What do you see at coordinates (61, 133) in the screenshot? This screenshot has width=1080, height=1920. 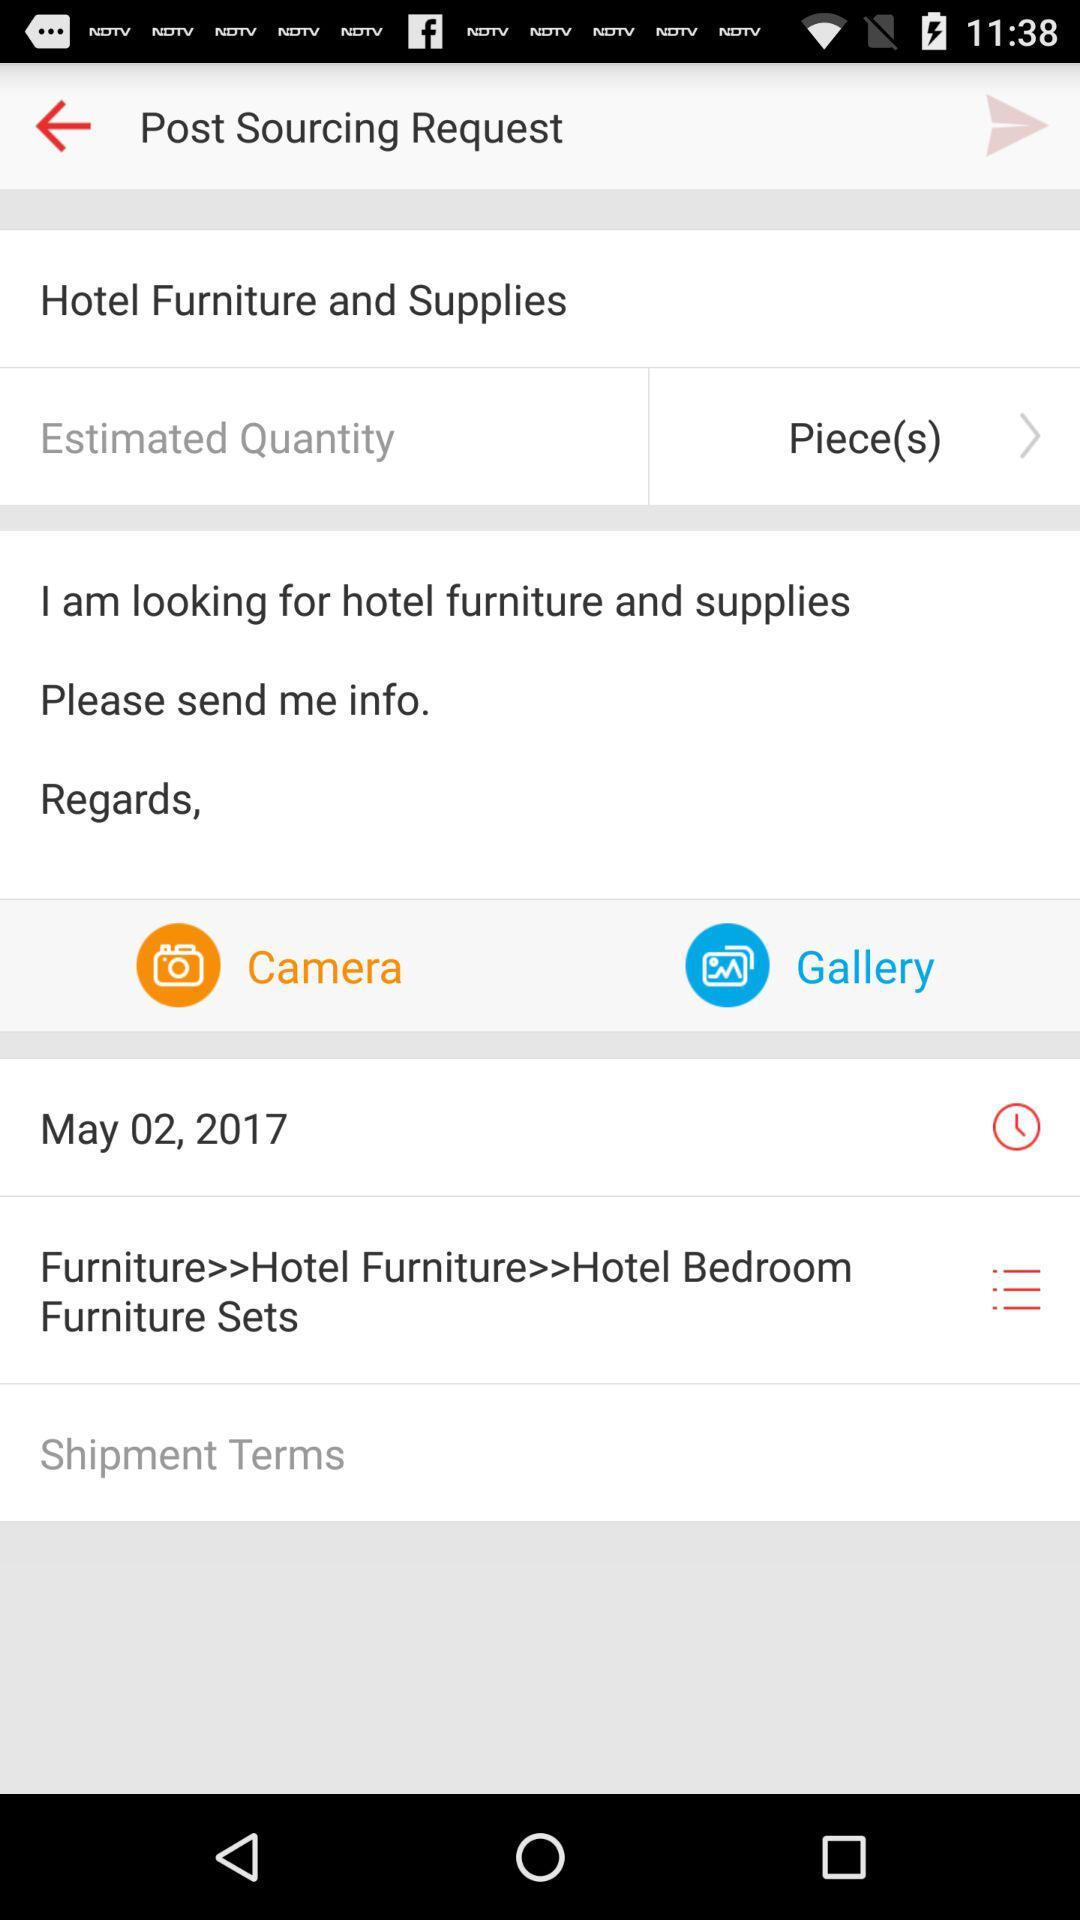 I see `the arrow_backward icon` at bounding box center [61, 133].